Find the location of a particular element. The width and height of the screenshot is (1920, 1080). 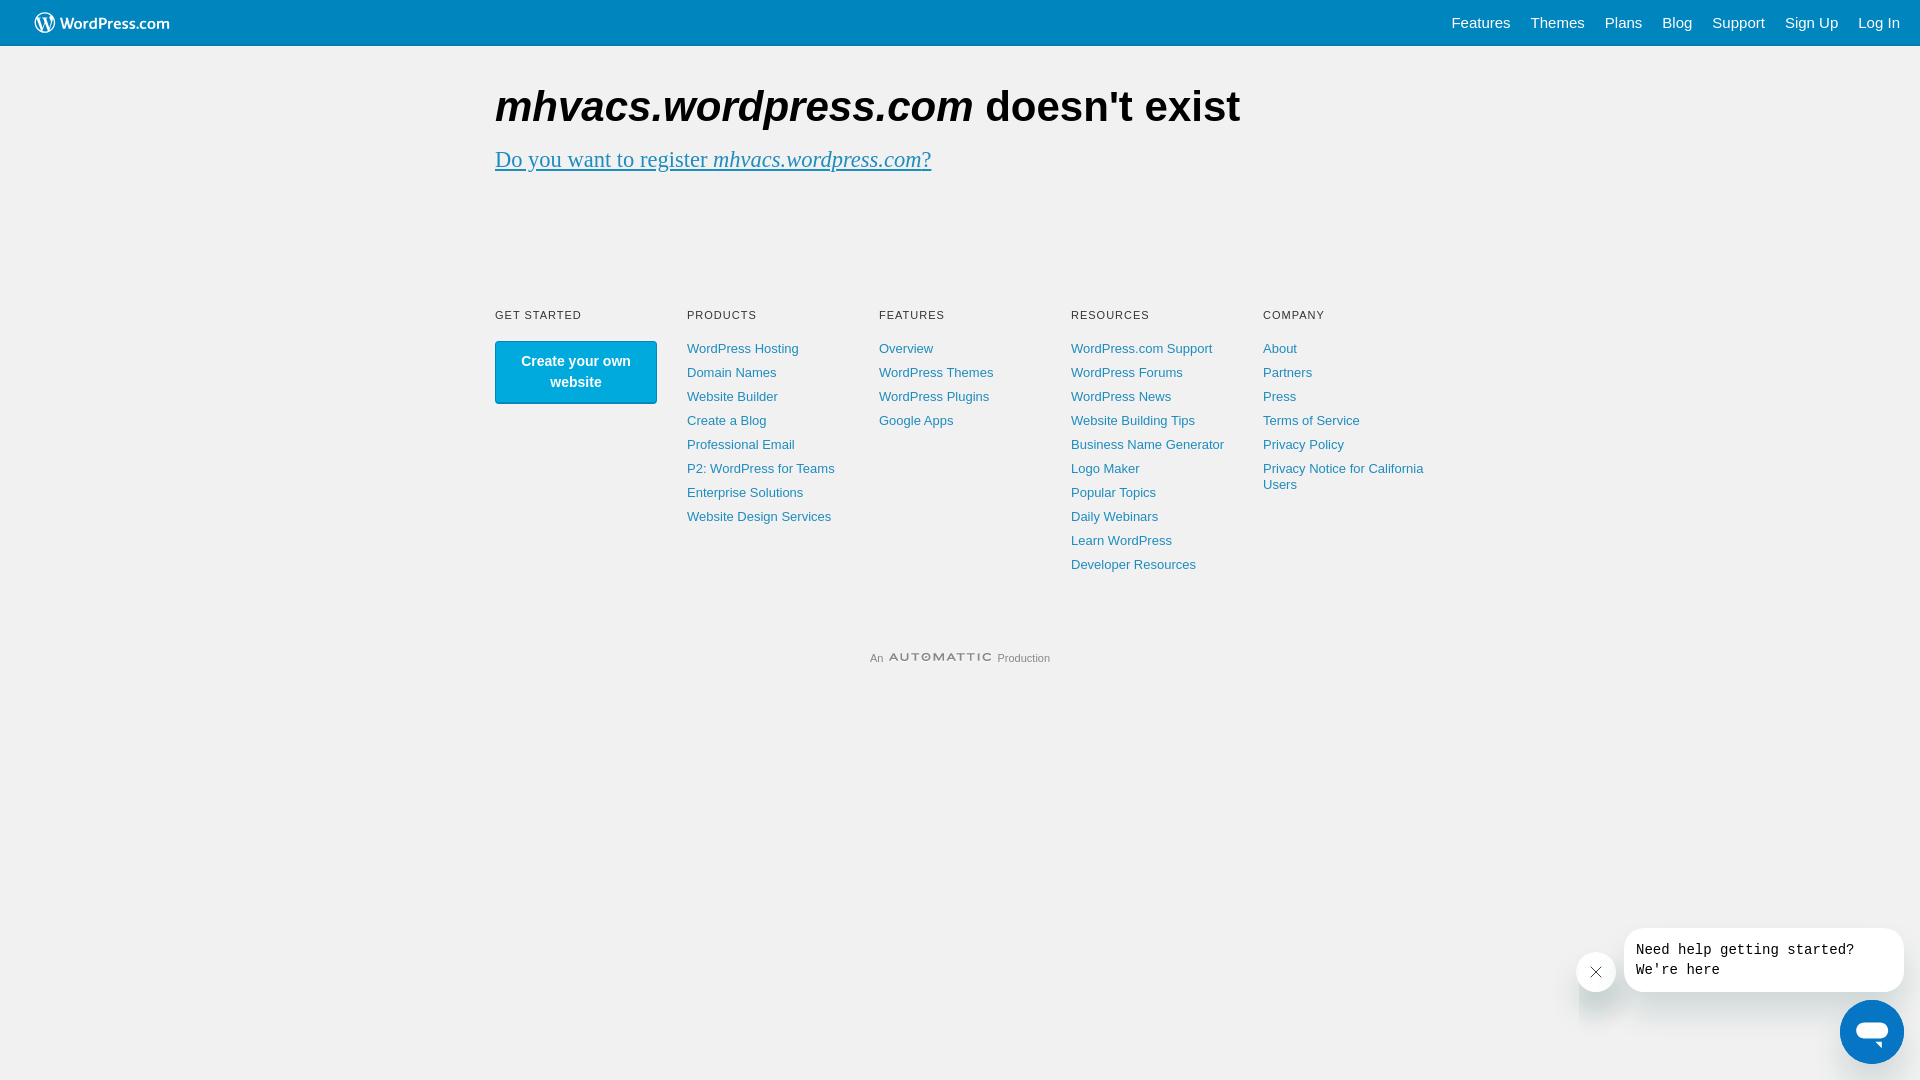

'Privacy Notice for California Users' is located at coordinates (1343, 476).